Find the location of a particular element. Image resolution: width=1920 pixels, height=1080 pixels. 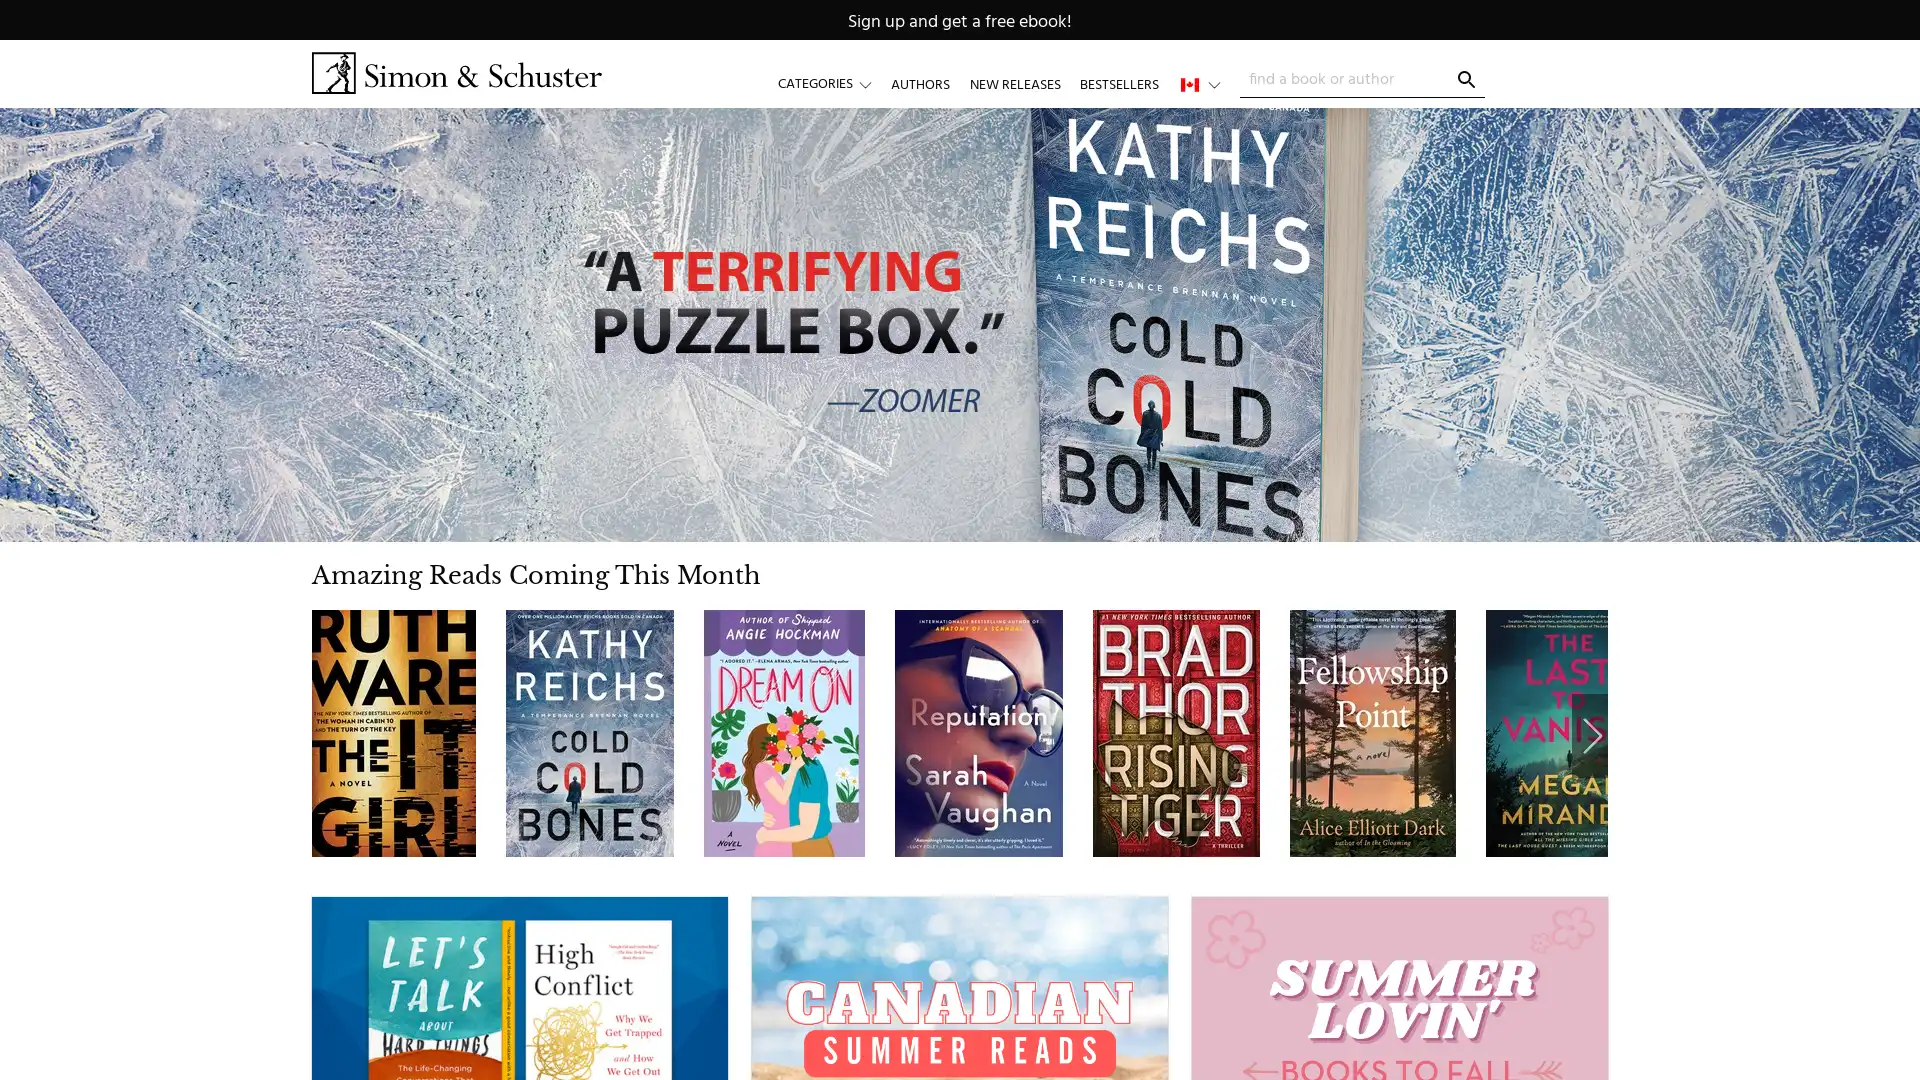

AUTHORS is located at coordinates (919, 83).